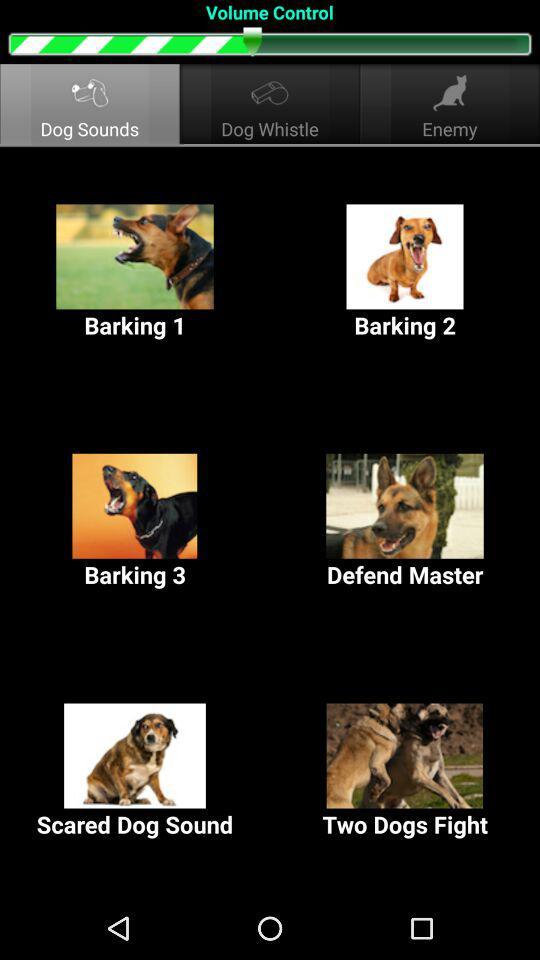 This screenshot has width=540, height=960. Describe the element at coordinates (135, 770) in the screenshot. I see `scared dog sound` at that location.